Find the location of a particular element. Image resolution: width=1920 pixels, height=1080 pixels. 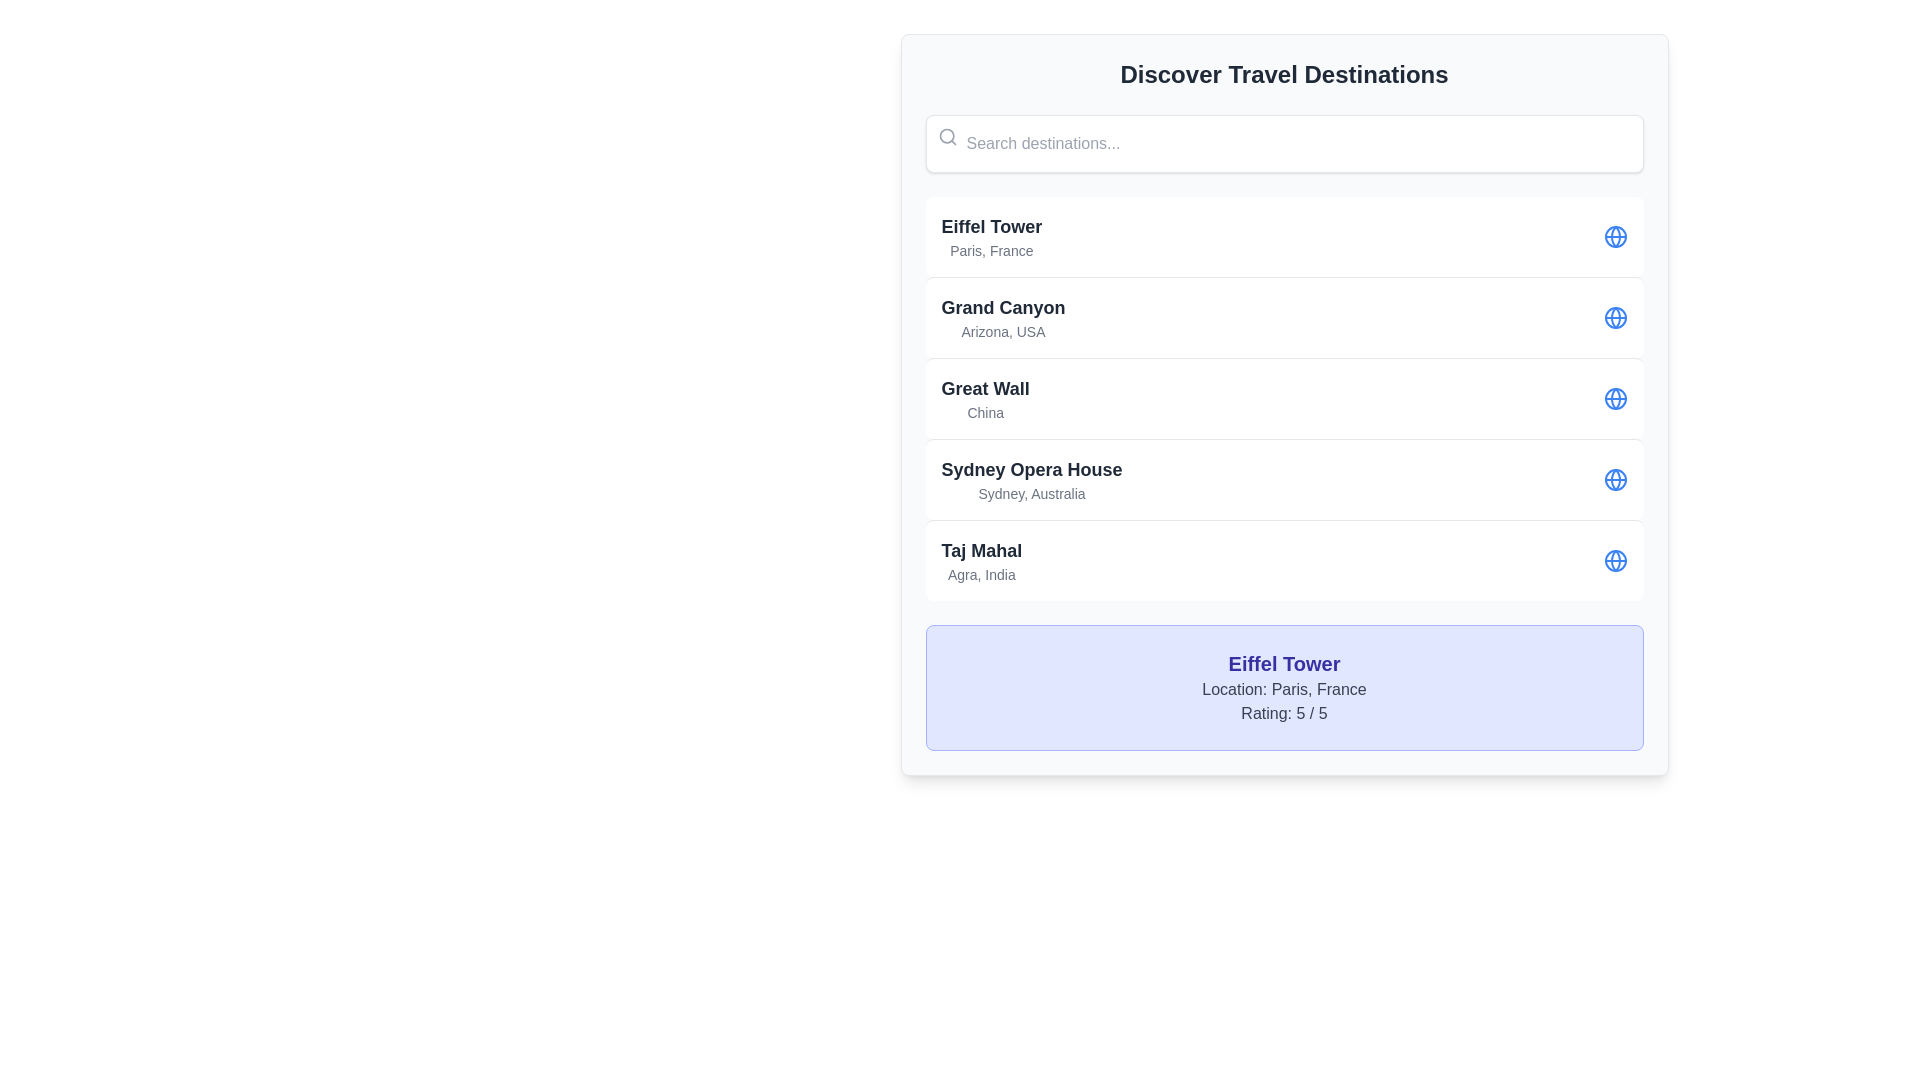

the globe icon with a blue outline located at the far right of the row labeled 'Sydney Opera House' and 'Sydney, Australia' is located at coordinates (1615, 479).